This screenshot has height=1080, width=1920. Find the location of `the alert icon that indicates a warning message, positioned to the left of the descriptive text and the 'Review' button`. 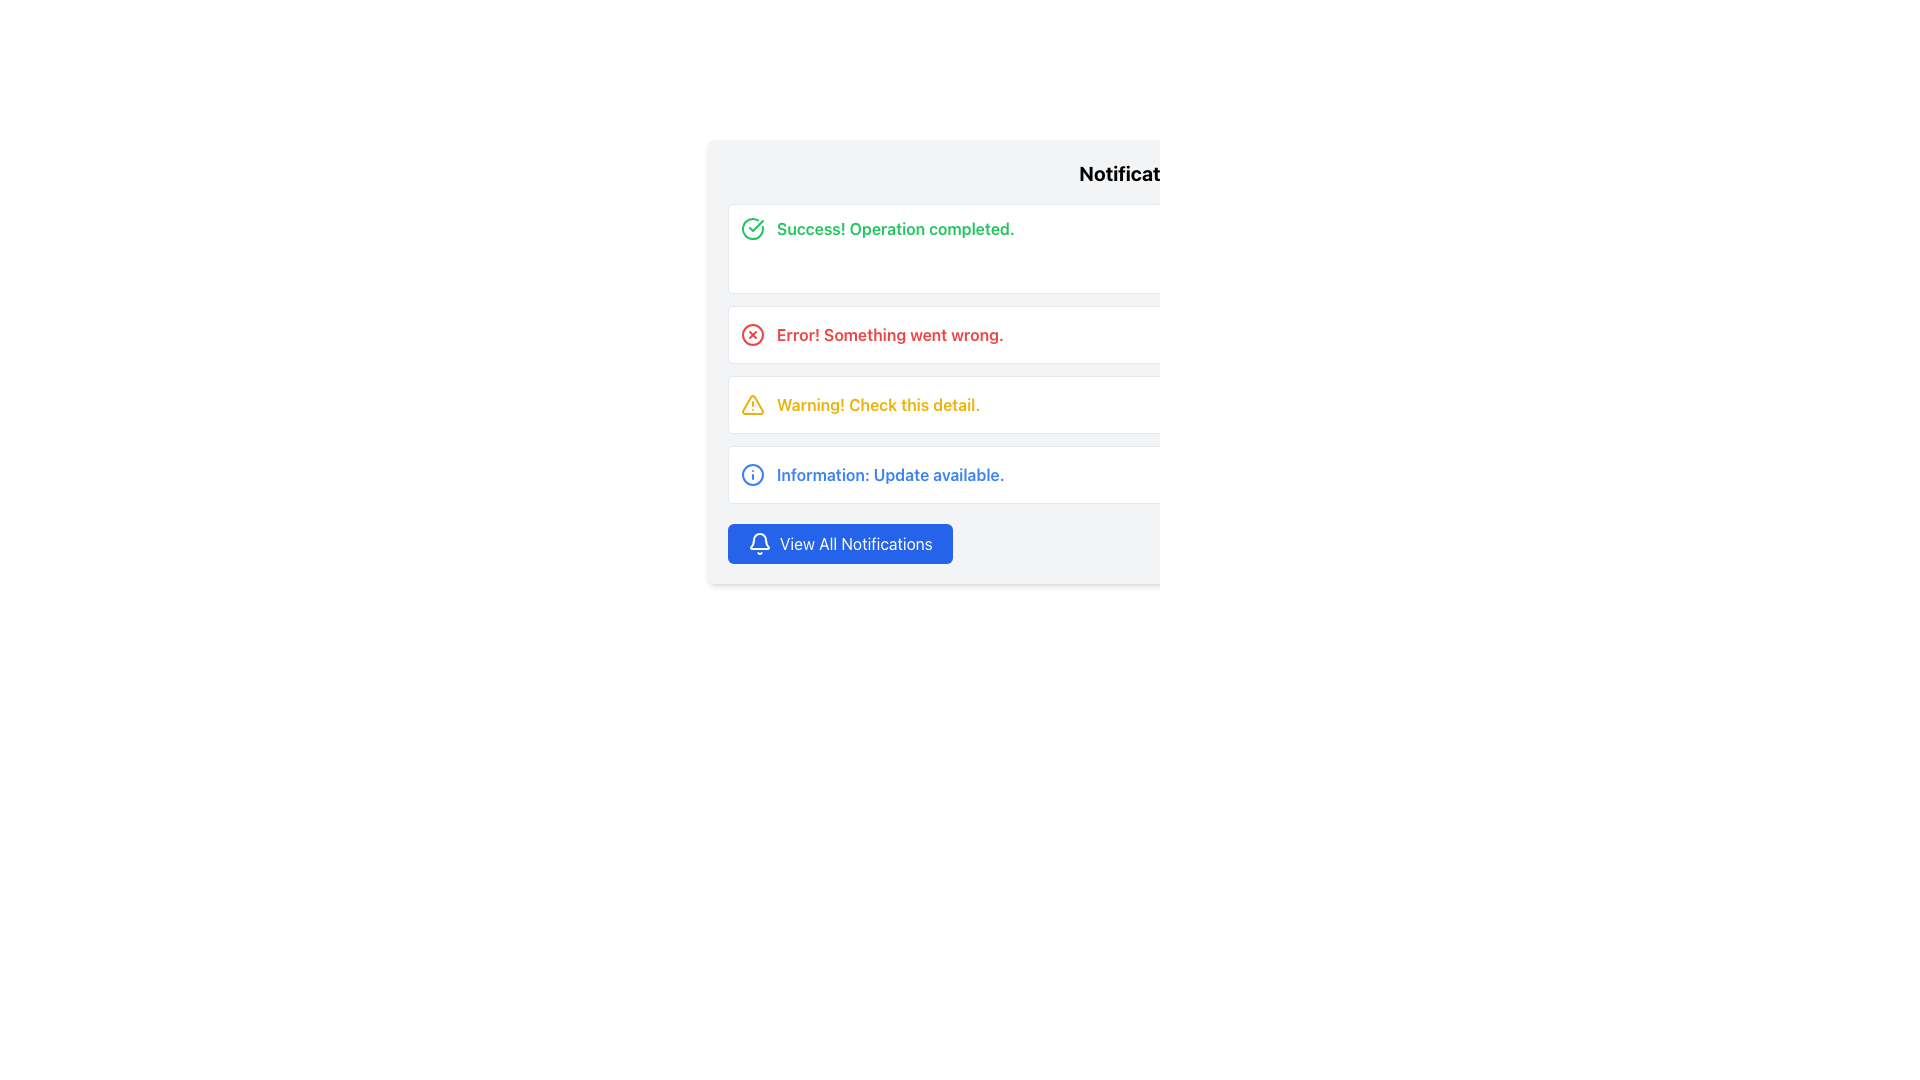

the alert icon that indicates a warning message, positioned to the left of the descriptive text and the 'Review' button is located at coordinates (752, 405).